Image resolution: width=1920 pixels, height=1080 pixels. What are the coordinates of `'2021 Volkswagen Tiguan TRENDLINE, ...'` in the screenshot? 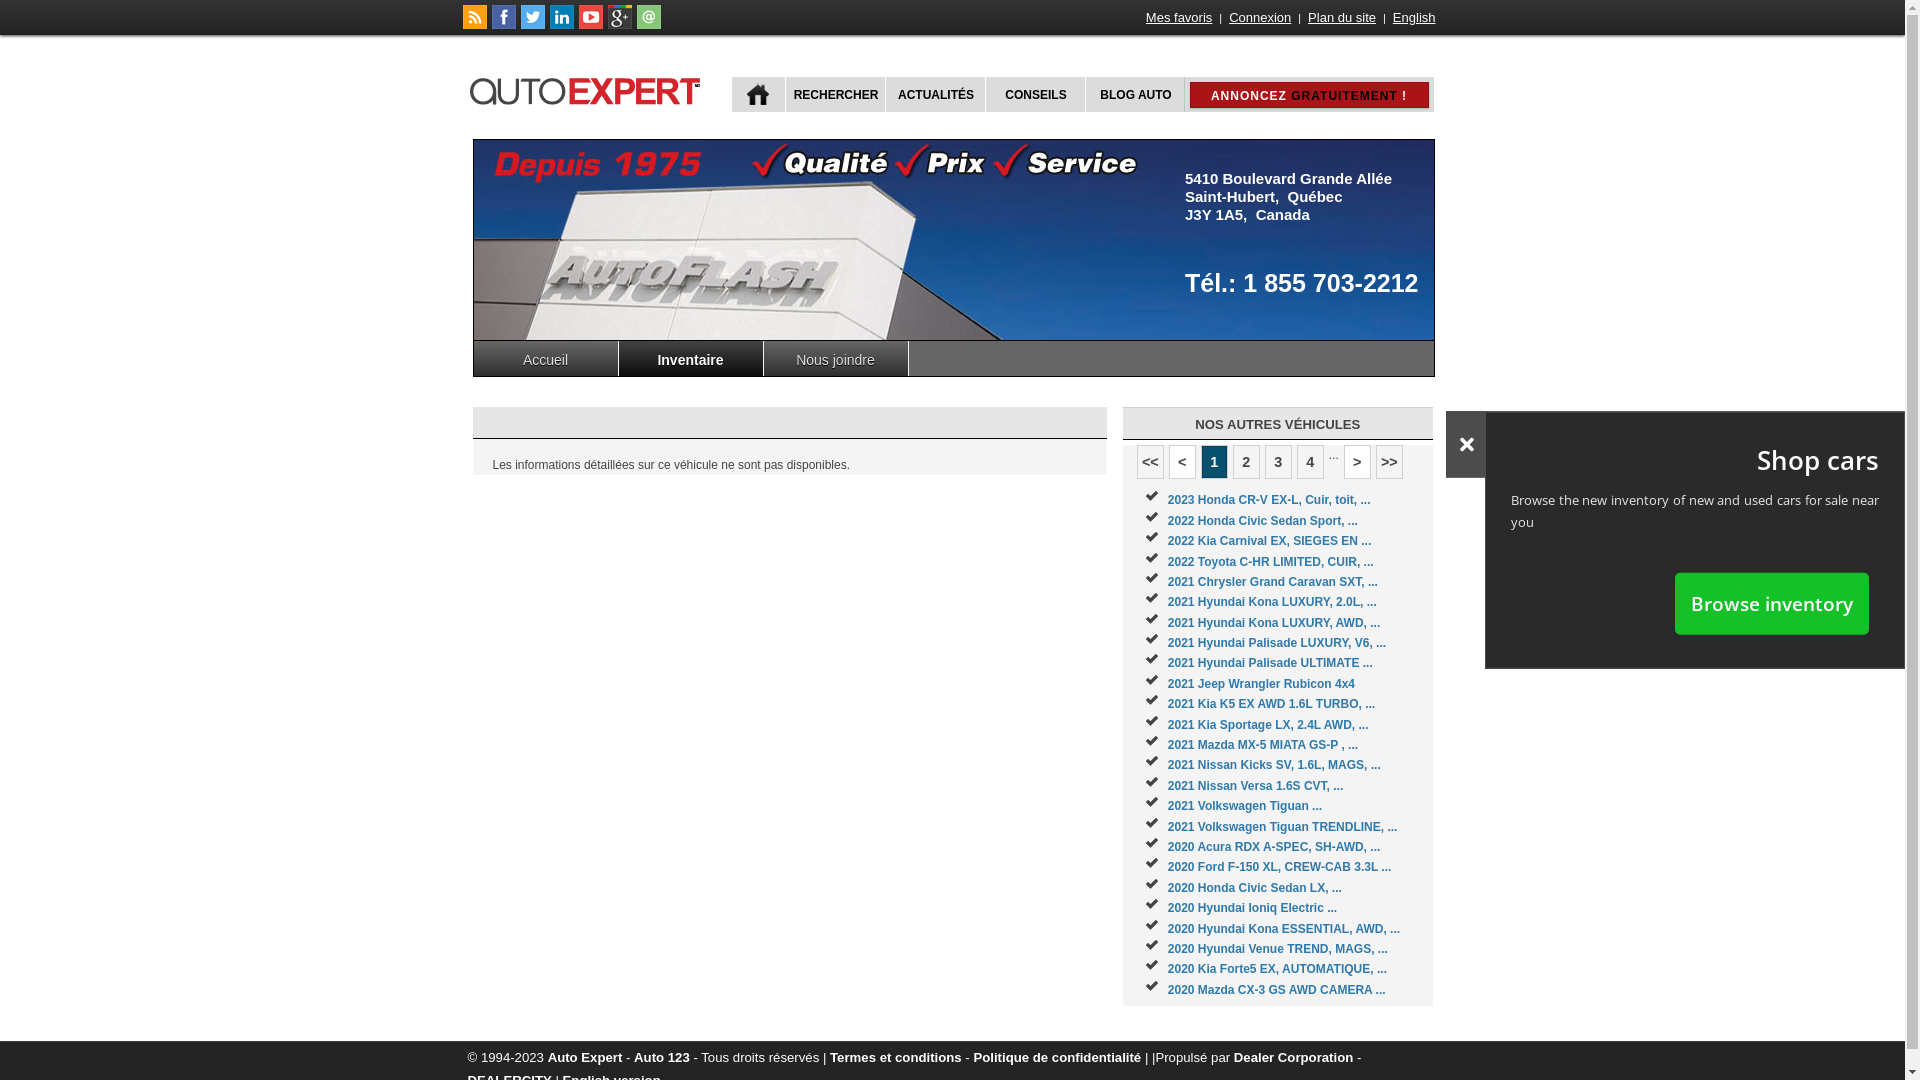 It's located at (1282, 826).